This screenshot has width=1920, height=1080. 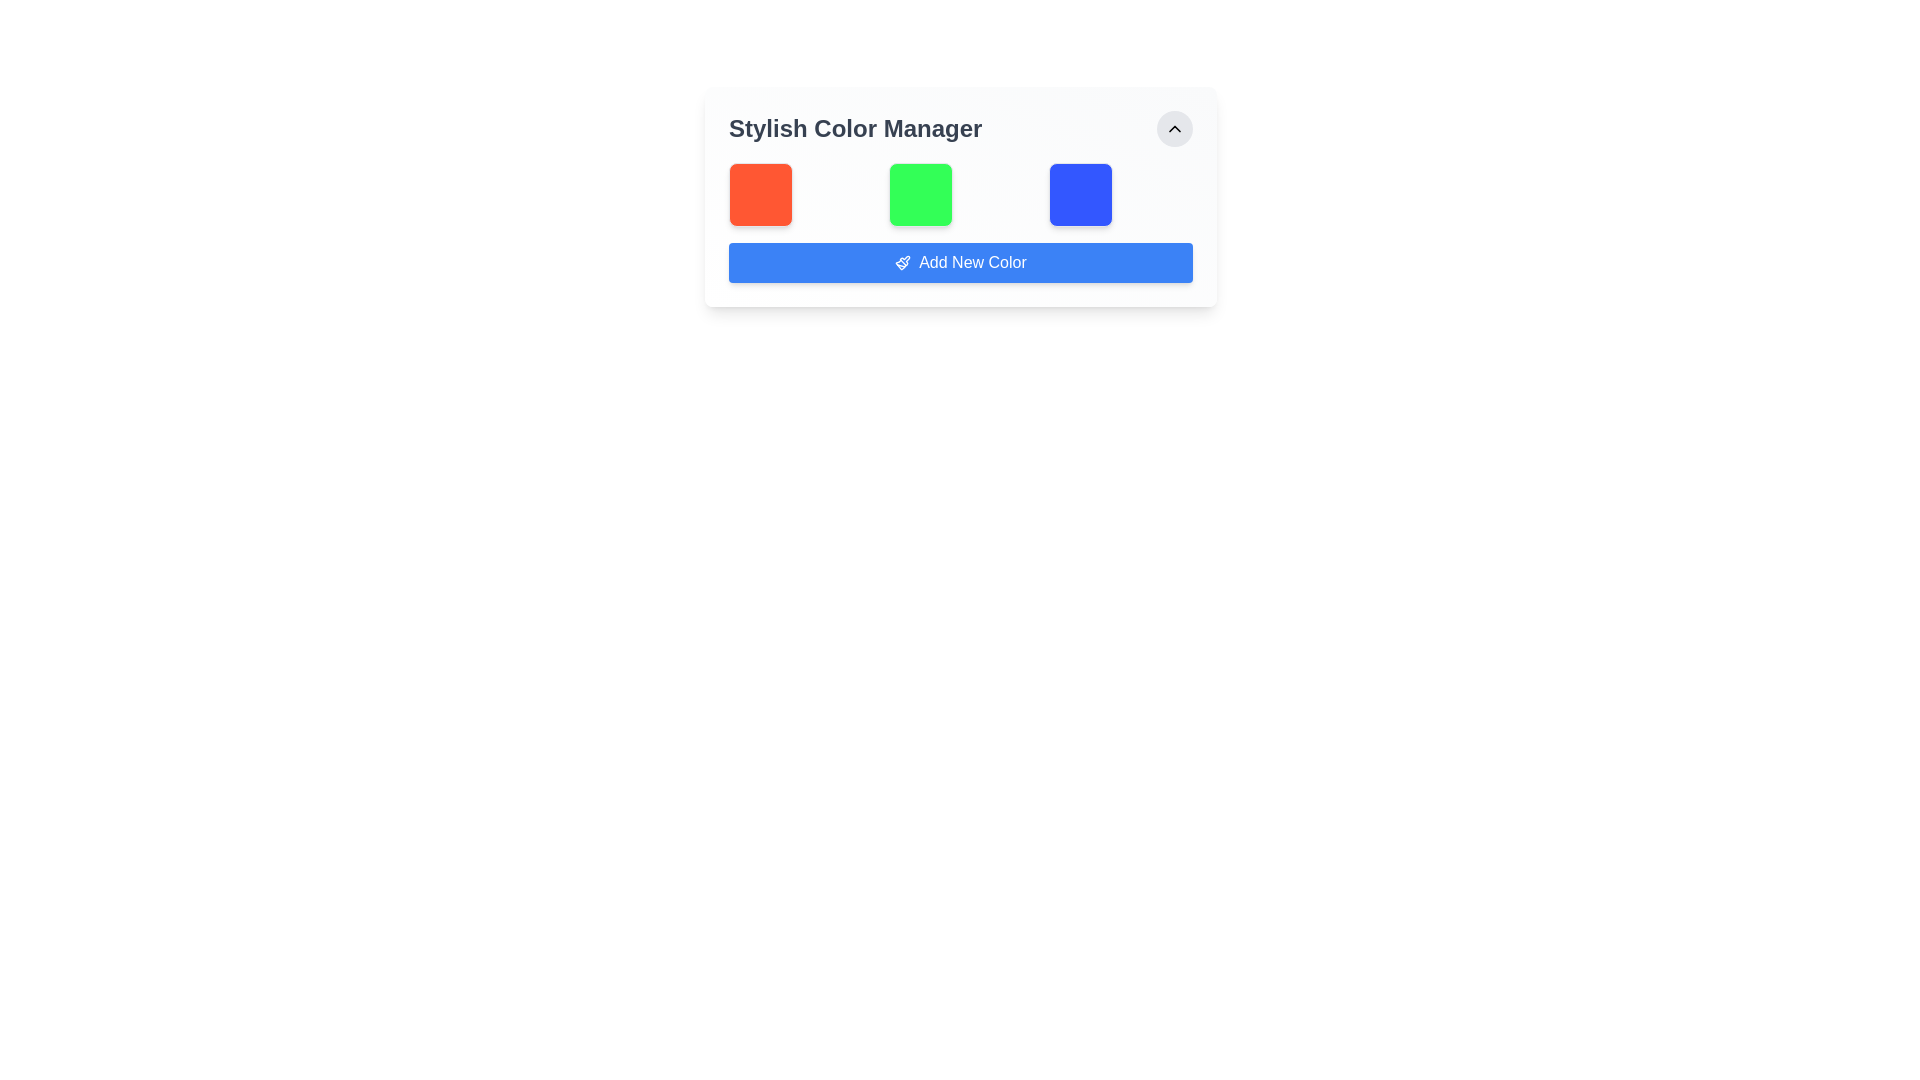 I want to click on the small upward-pointing chevron icon within the circular button located at the top-right corner of the 'Stylish Color Manager' card, so click(x=1175, y=128).